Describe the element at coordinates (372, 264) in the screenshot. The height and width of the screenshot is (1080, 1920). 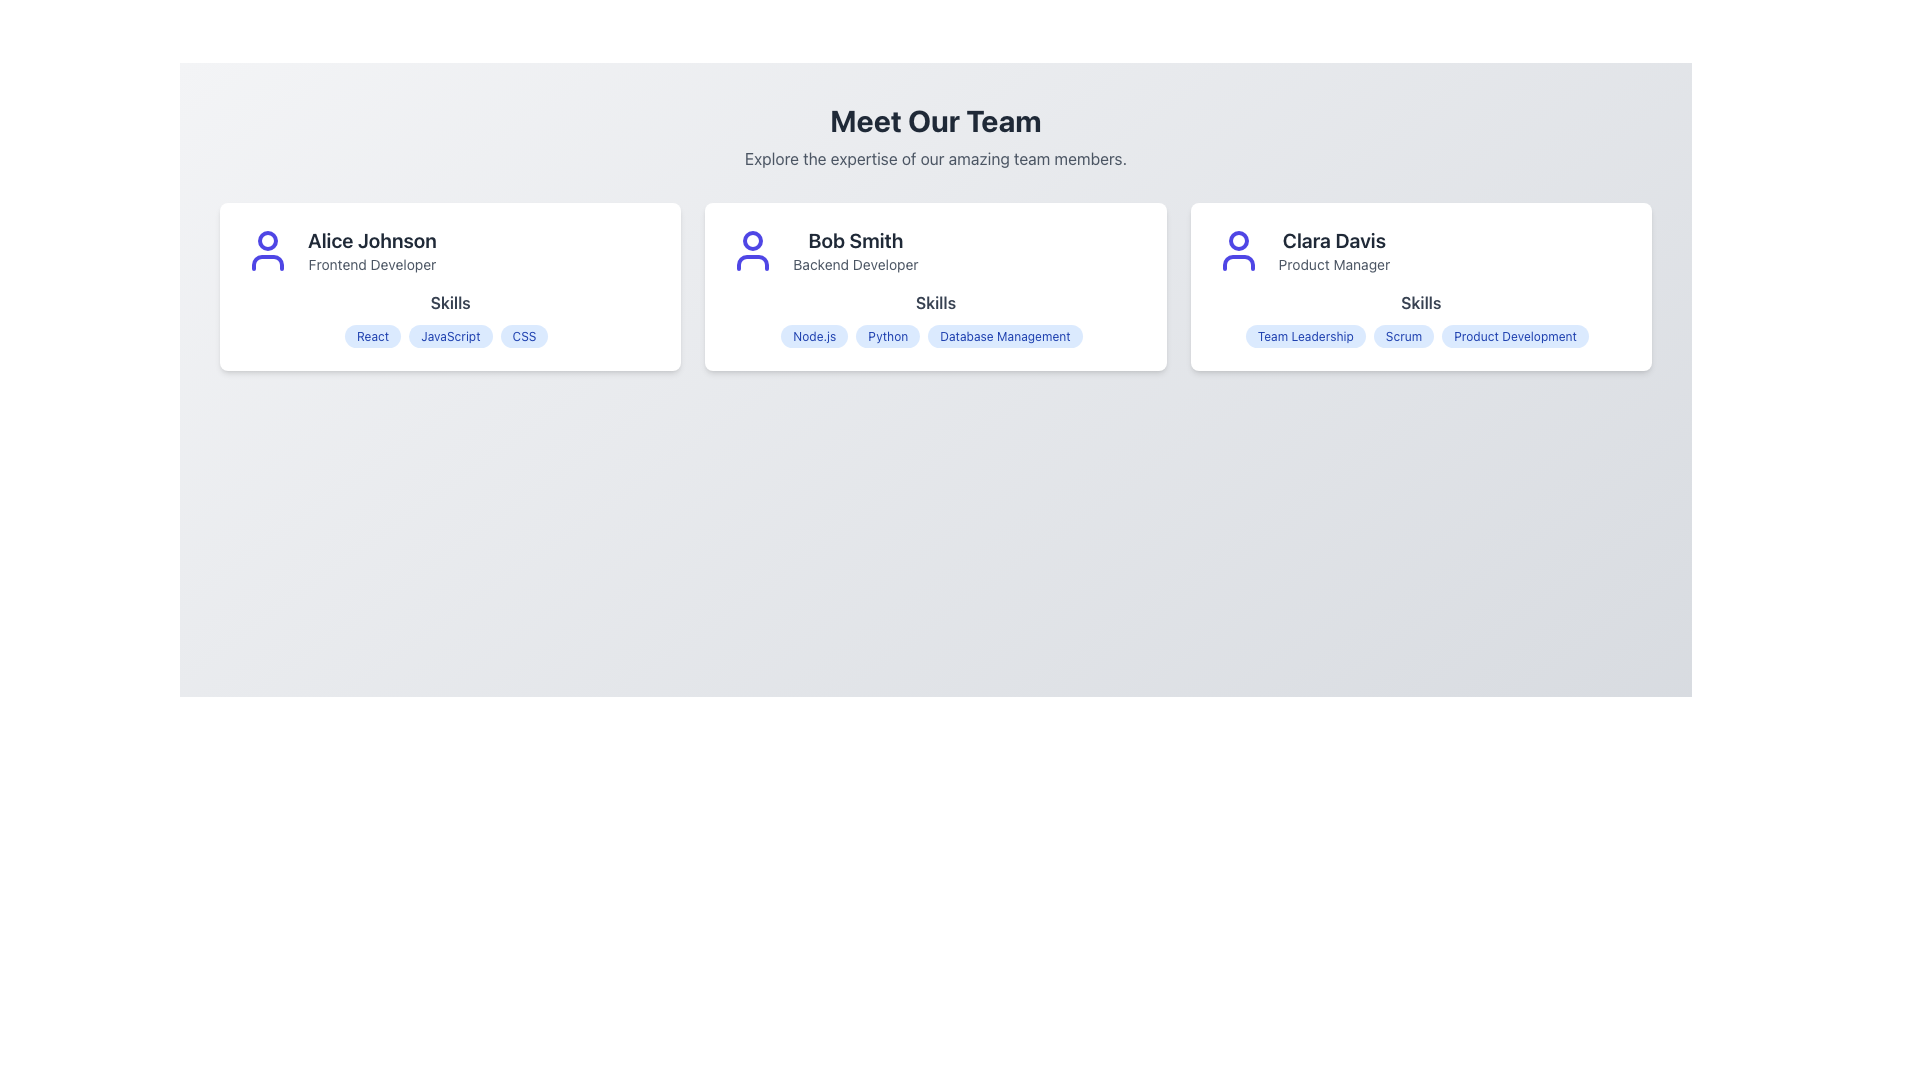
I see `the text label that reads 'Frontend Developer' located below 'Alice Johnson' in the upper-left profile card of the 'Meet Our Team' section, as it may have additional functionality` at that location.